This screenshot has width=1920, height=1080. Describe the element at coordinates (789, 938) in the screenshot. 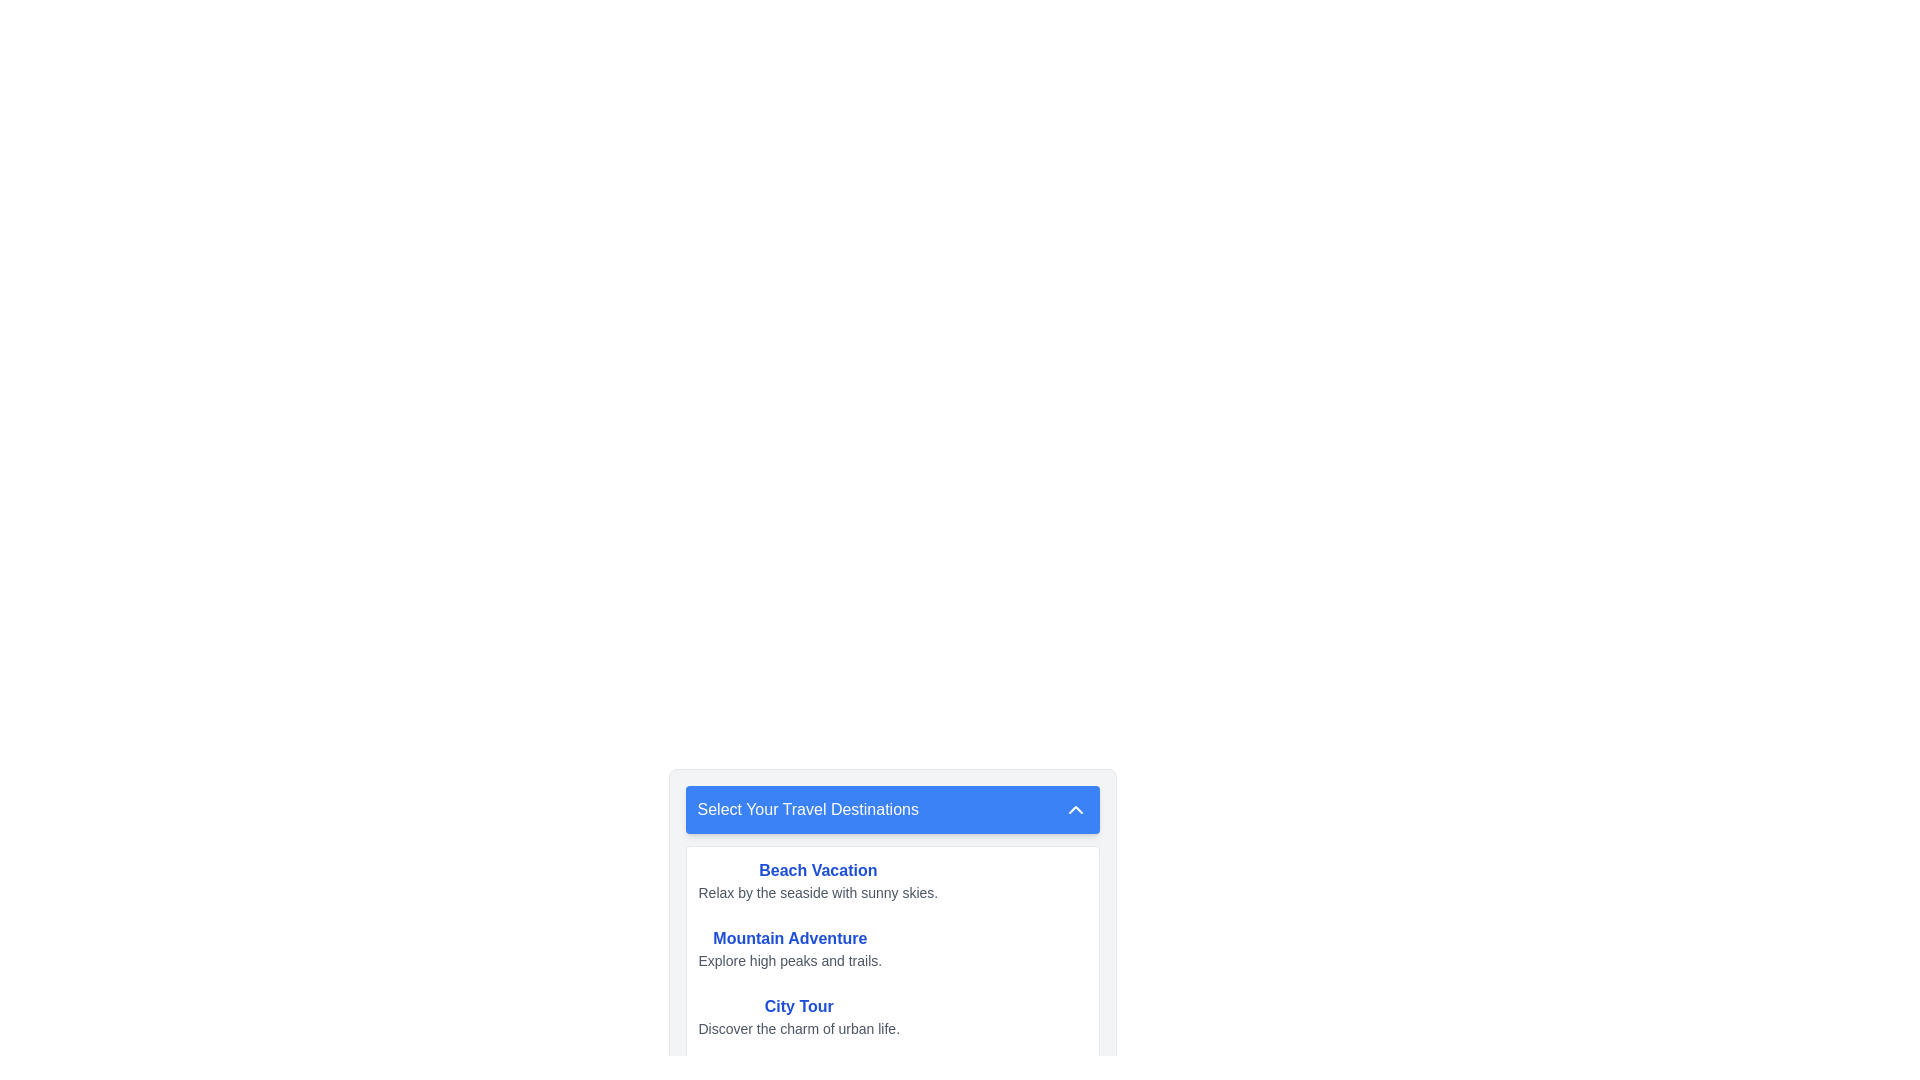

I see `the 'Mountain Adventure' label` at that location.